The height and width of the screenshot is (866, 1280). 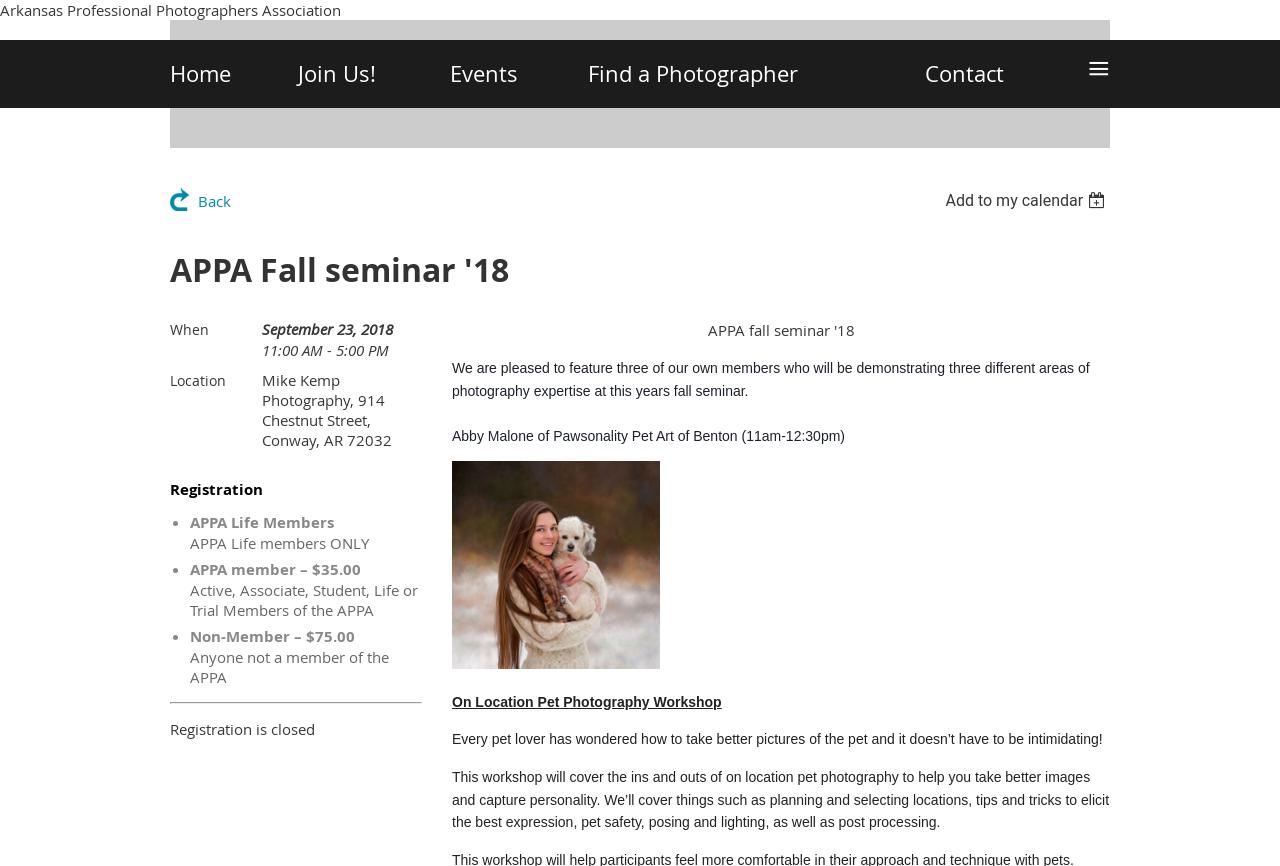 What do you see at coordinates (691, 73) in the screenshot?
I see `'Find a Photographer'` at bounding box center [691, 73].